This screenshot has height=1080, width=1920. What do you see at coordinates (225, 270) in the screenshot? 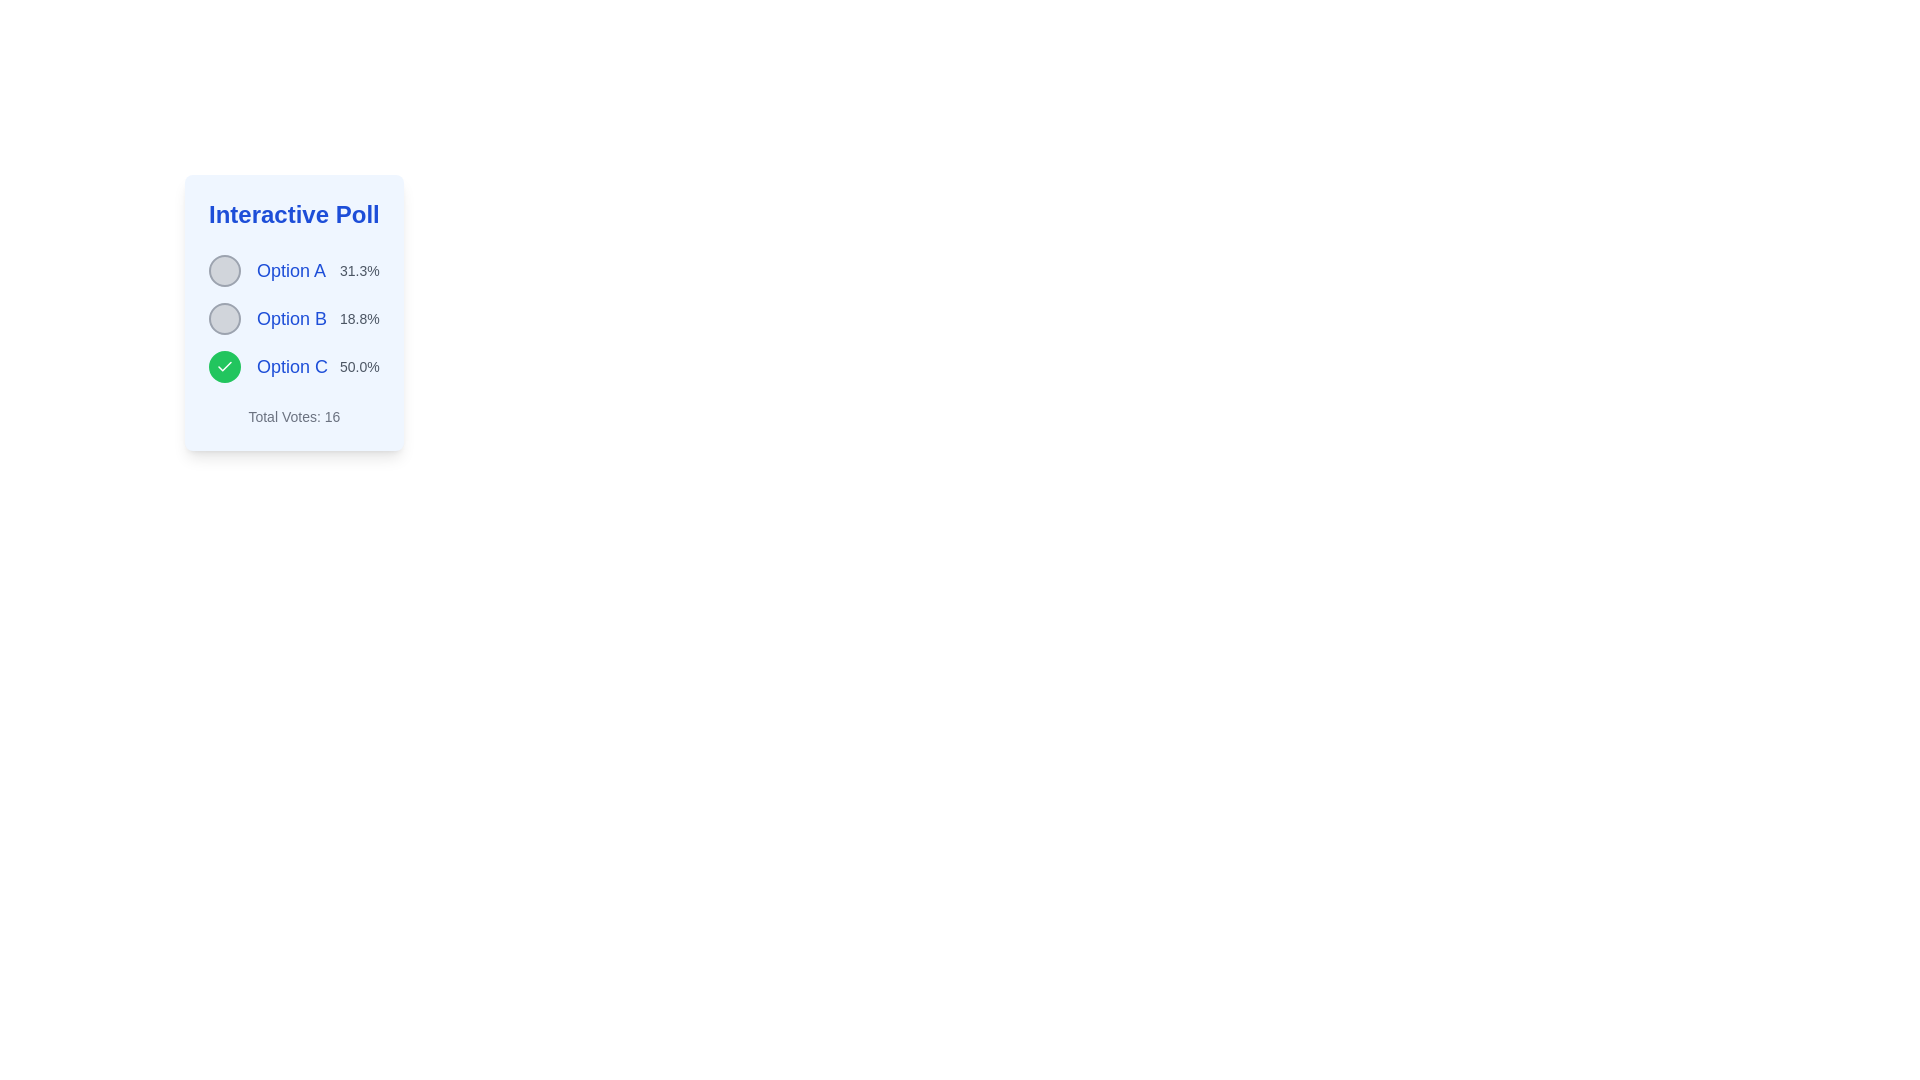
I see `the circular button with a gray background located to the left of the text 'Option A'` at bounding box center [225, 270].